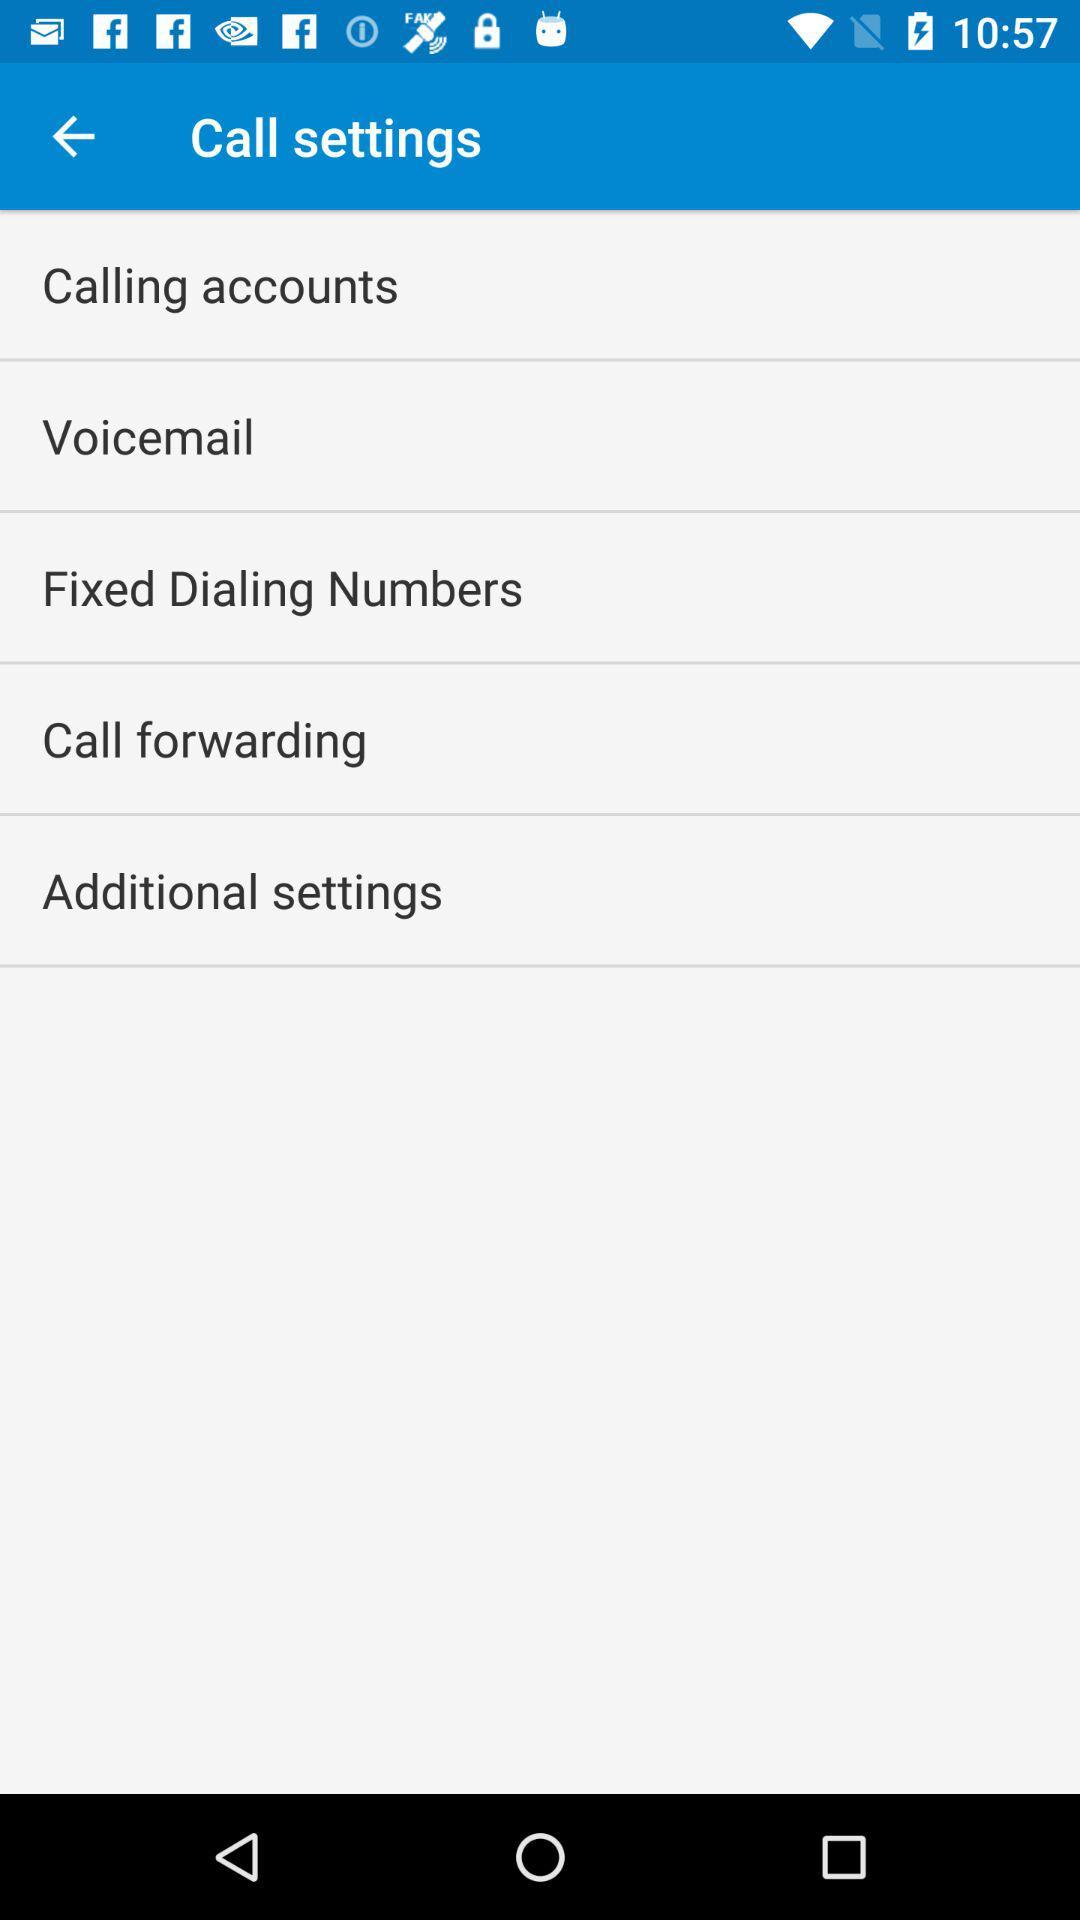 This screenshot has height=1920, width=1080. I want to click on call forwarding icon, so click(204, 737).